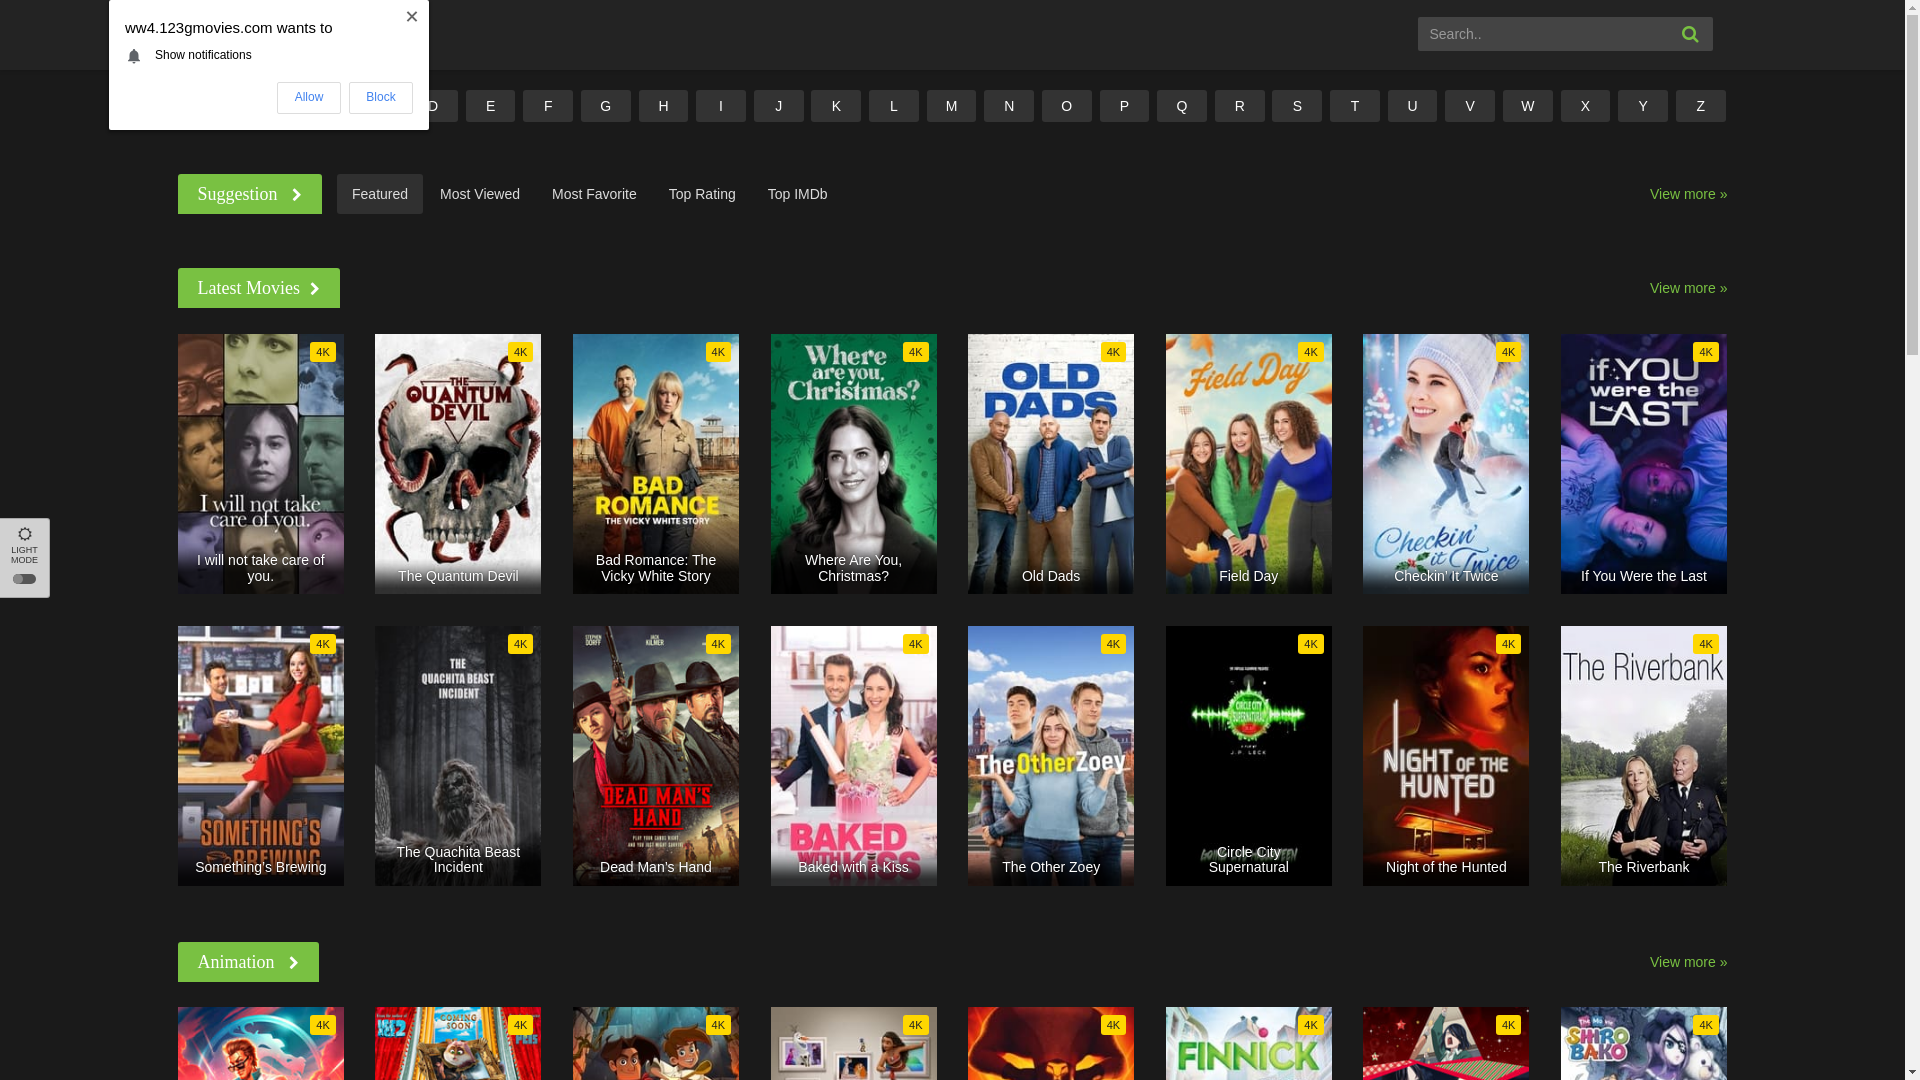 This screenshot has width=1920, height=1080. I want to click on 'Top IMDb', so click(752, 193).